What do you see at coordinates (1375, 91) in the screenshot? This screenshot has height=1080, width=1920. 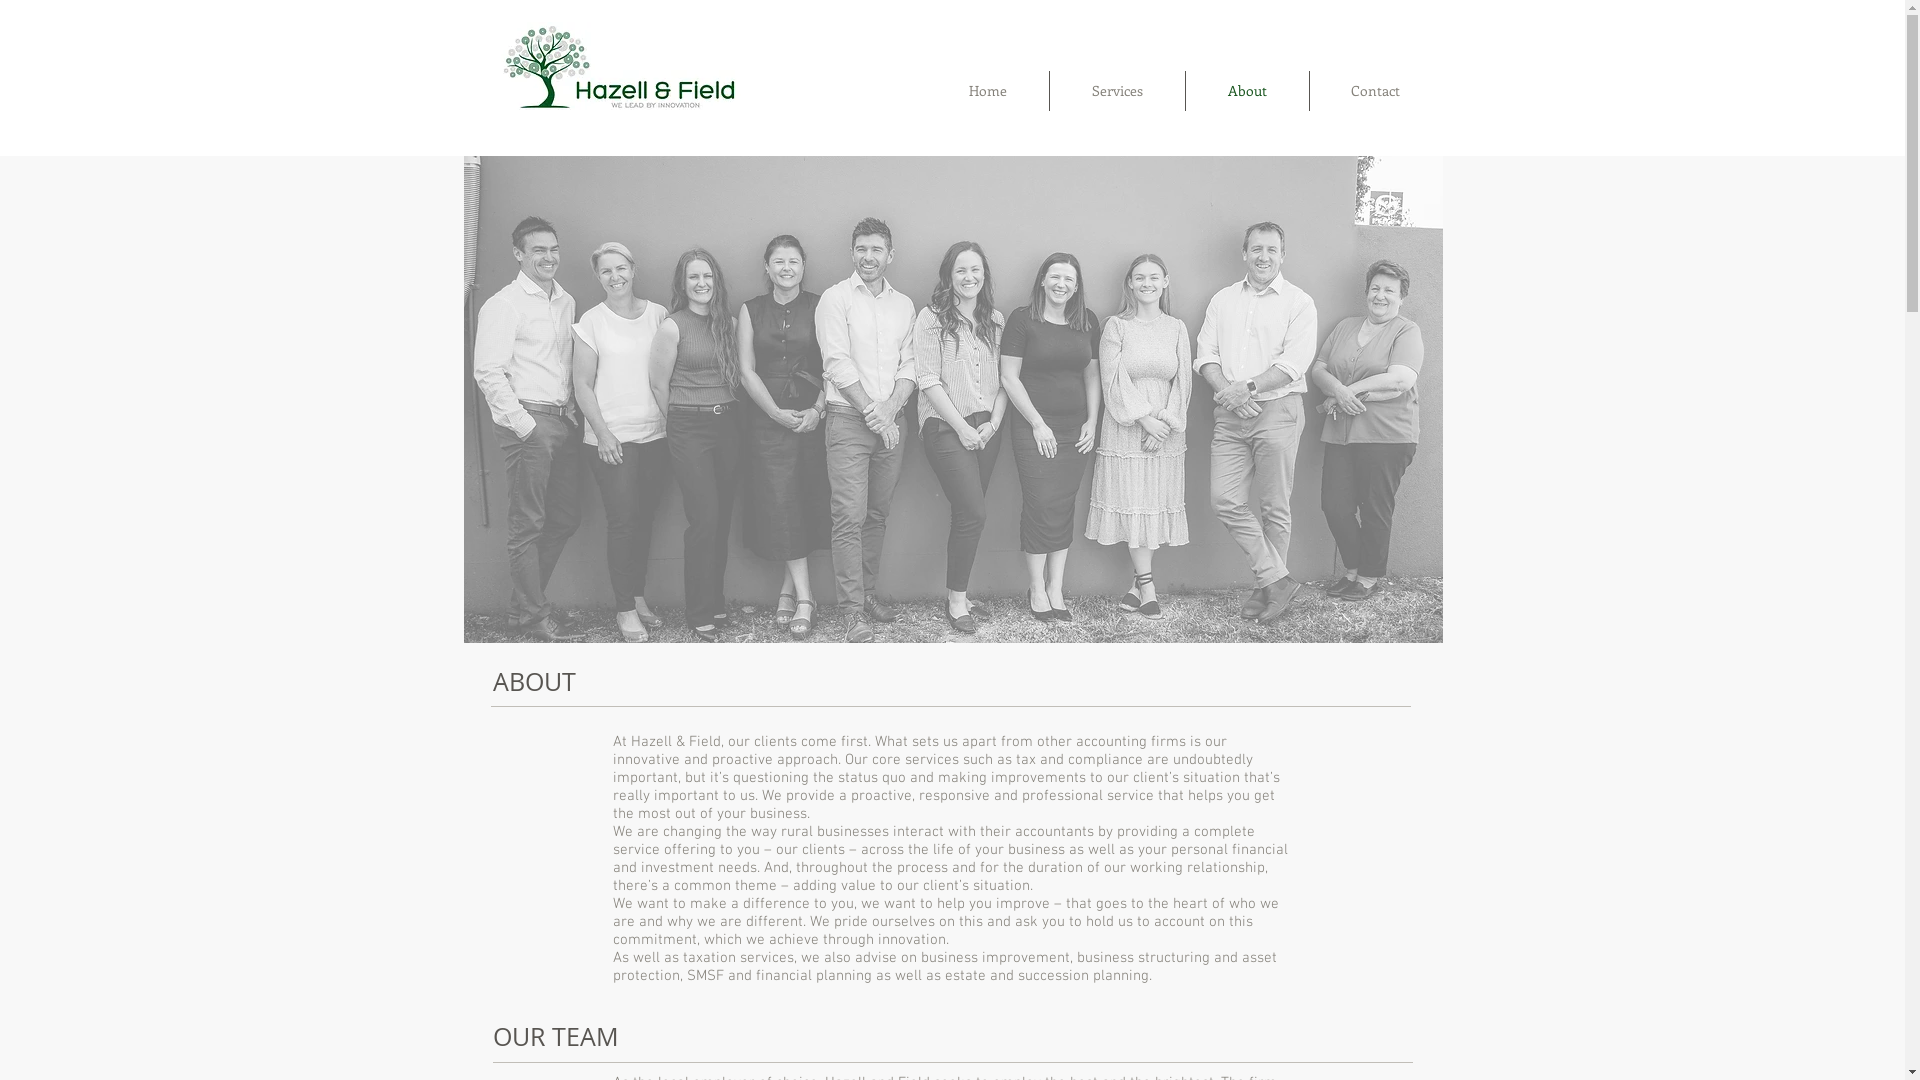 I see `'Contact'` at bounding box center [1375, 91].